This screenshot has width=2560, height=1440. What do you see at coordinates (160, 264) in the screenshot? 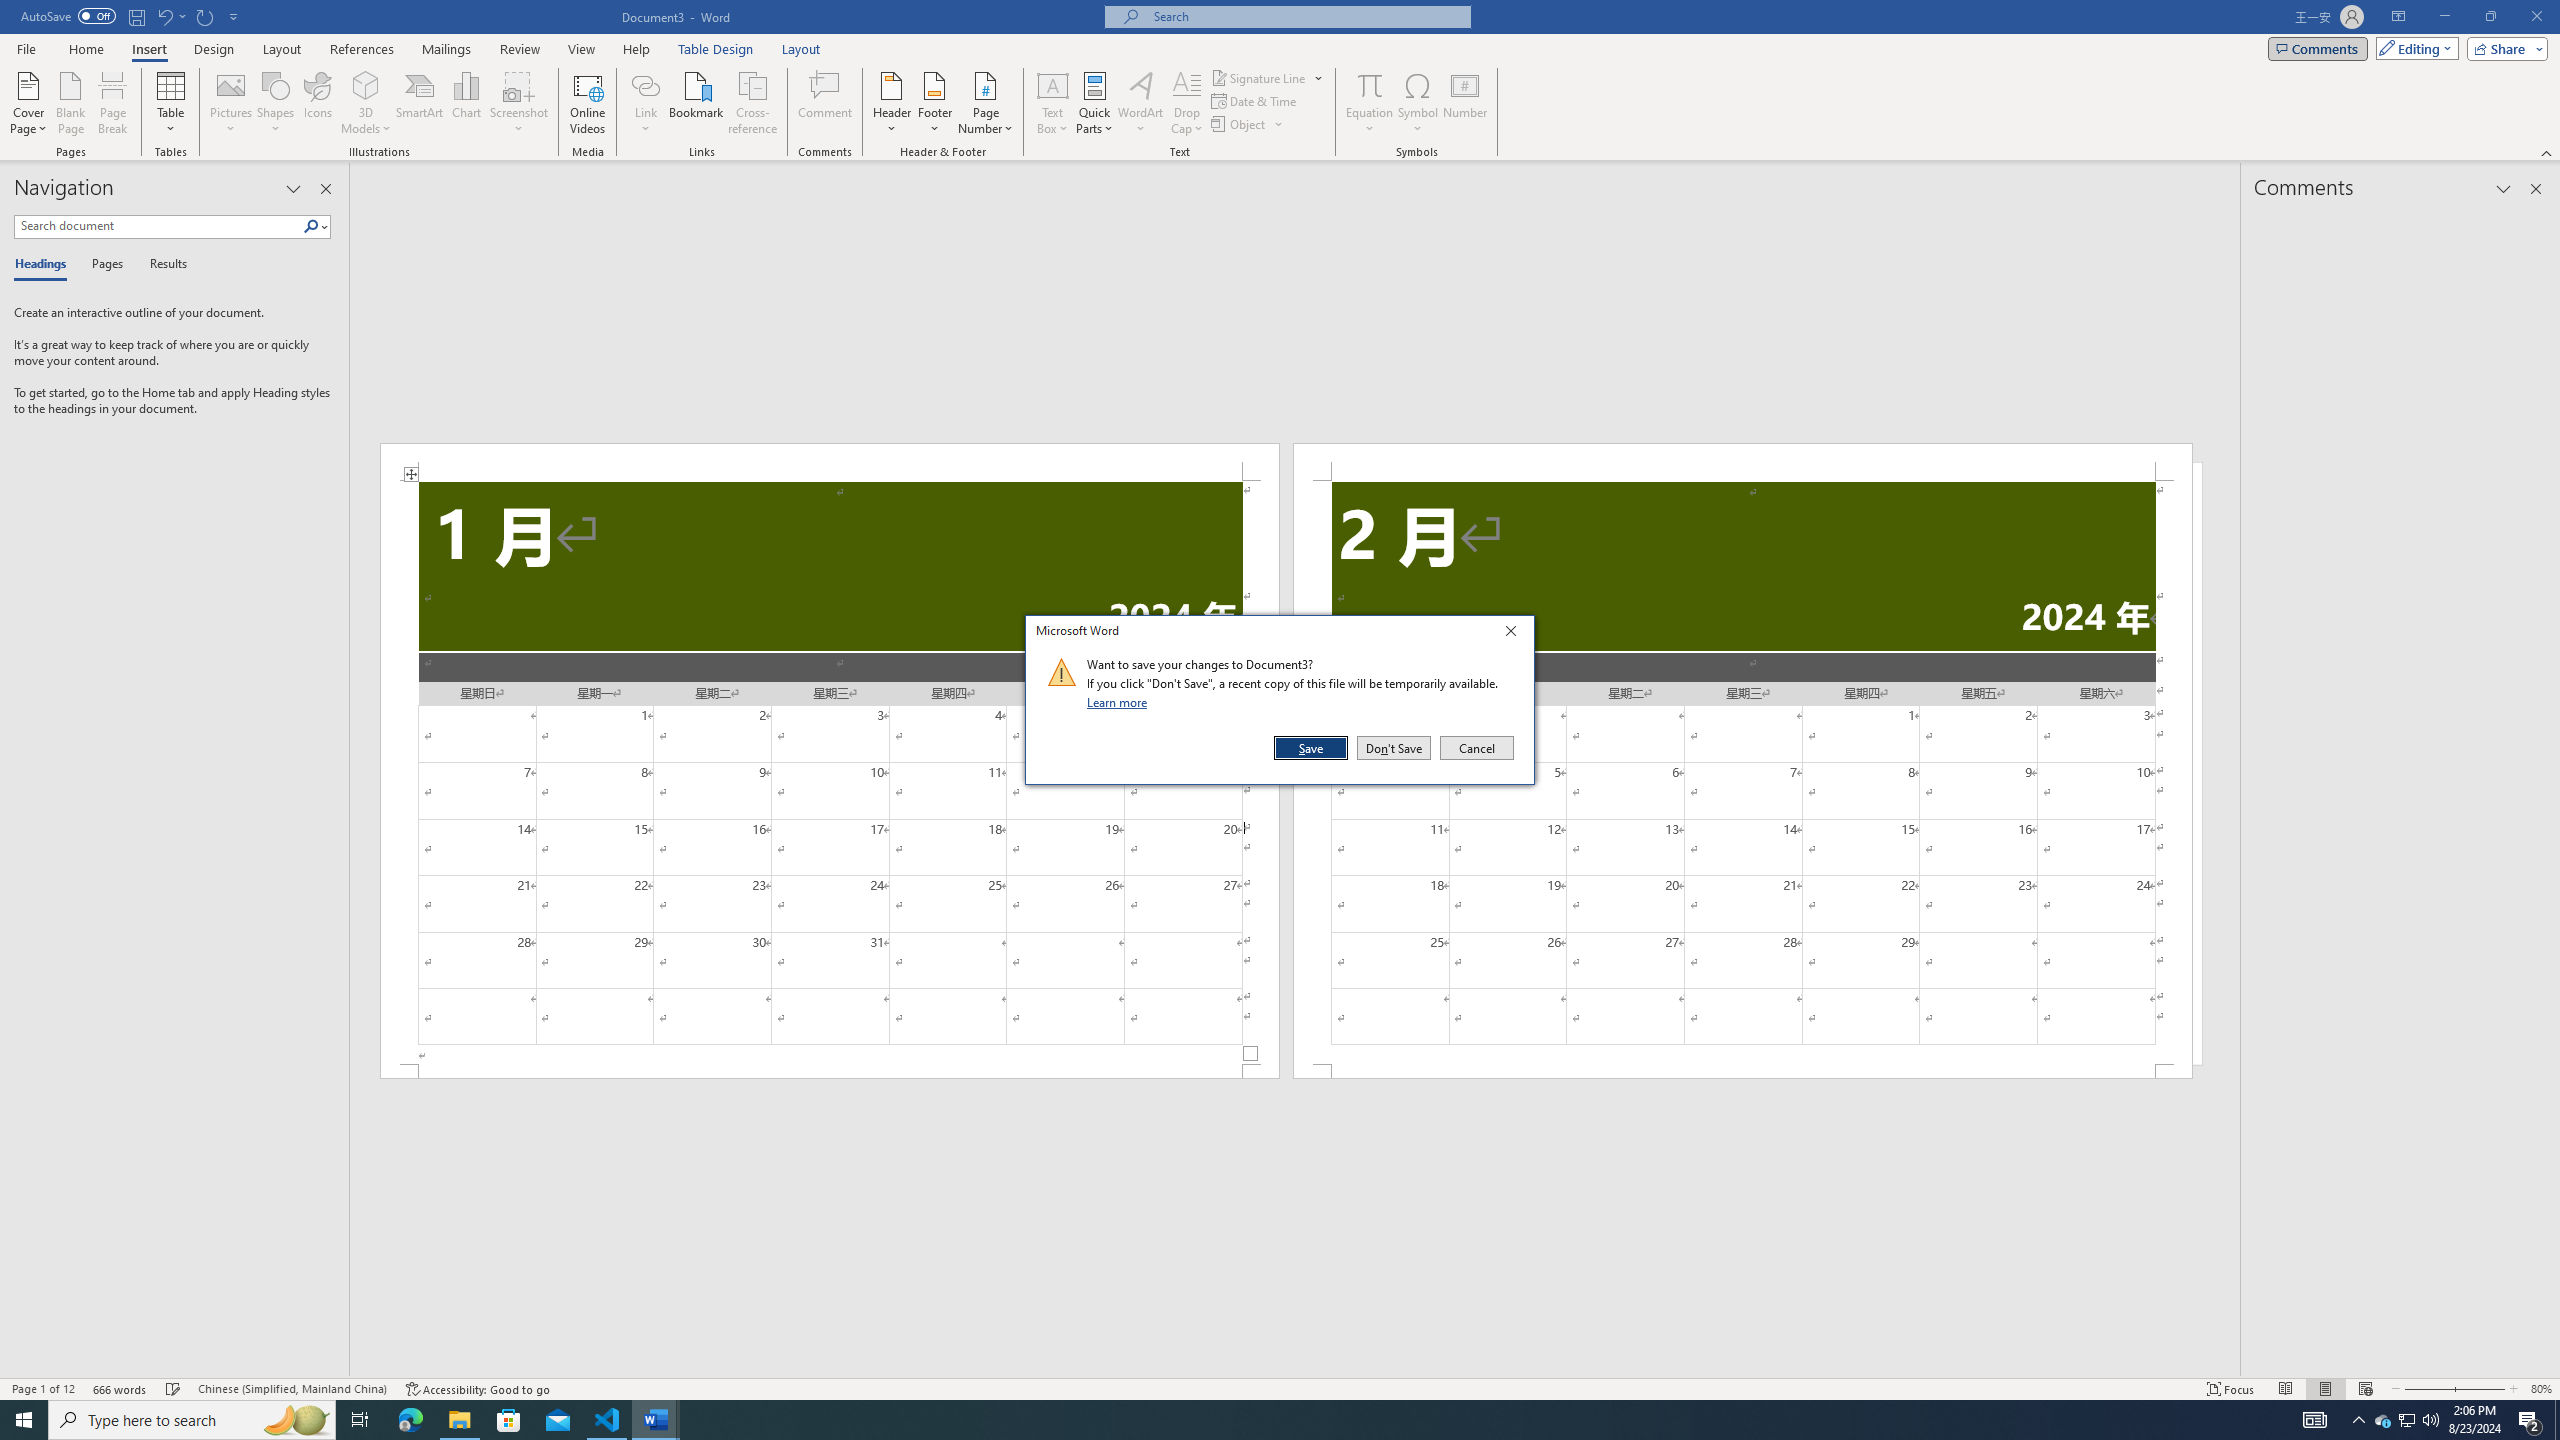
I see `'Results'` at bounding box center [160, 264].